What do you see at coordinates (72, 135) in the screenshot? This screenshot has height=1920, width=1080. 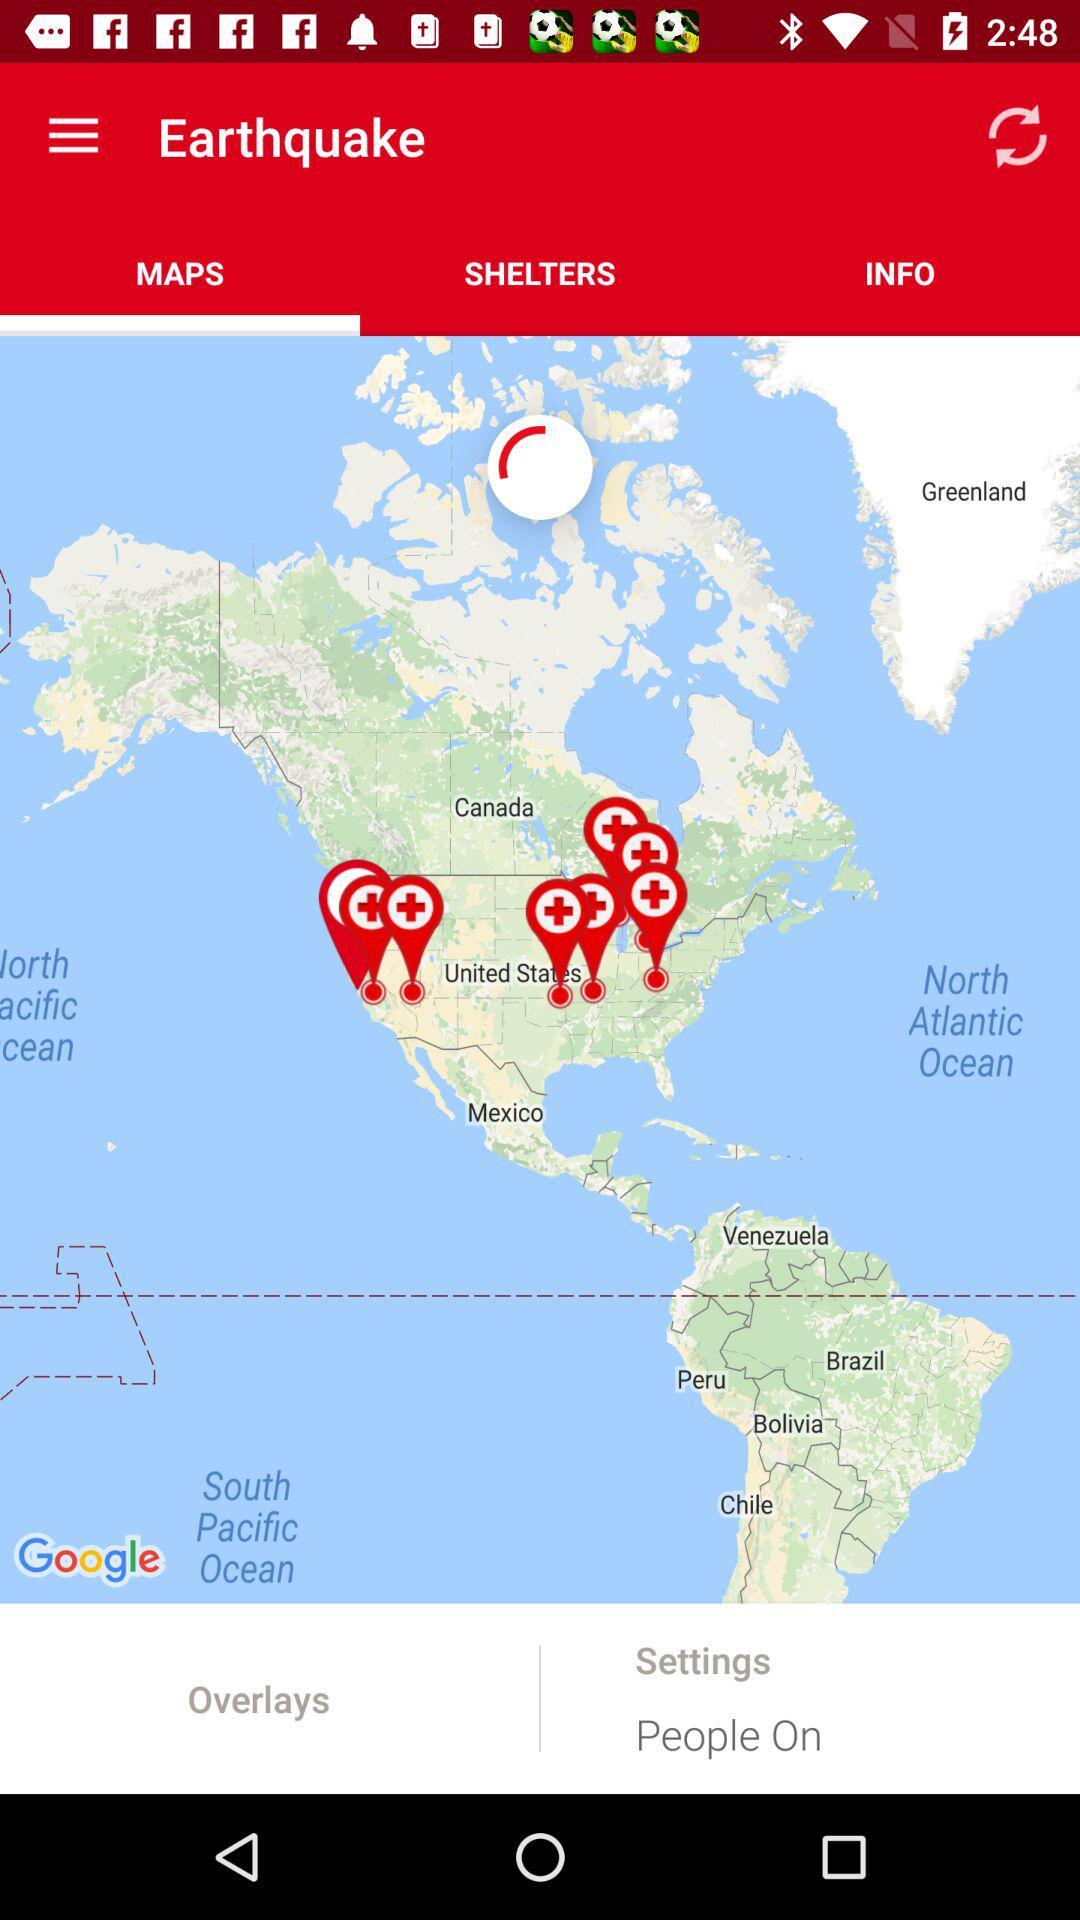 I see `the app to the left of the earthquake` at bounding box center [72, 135].